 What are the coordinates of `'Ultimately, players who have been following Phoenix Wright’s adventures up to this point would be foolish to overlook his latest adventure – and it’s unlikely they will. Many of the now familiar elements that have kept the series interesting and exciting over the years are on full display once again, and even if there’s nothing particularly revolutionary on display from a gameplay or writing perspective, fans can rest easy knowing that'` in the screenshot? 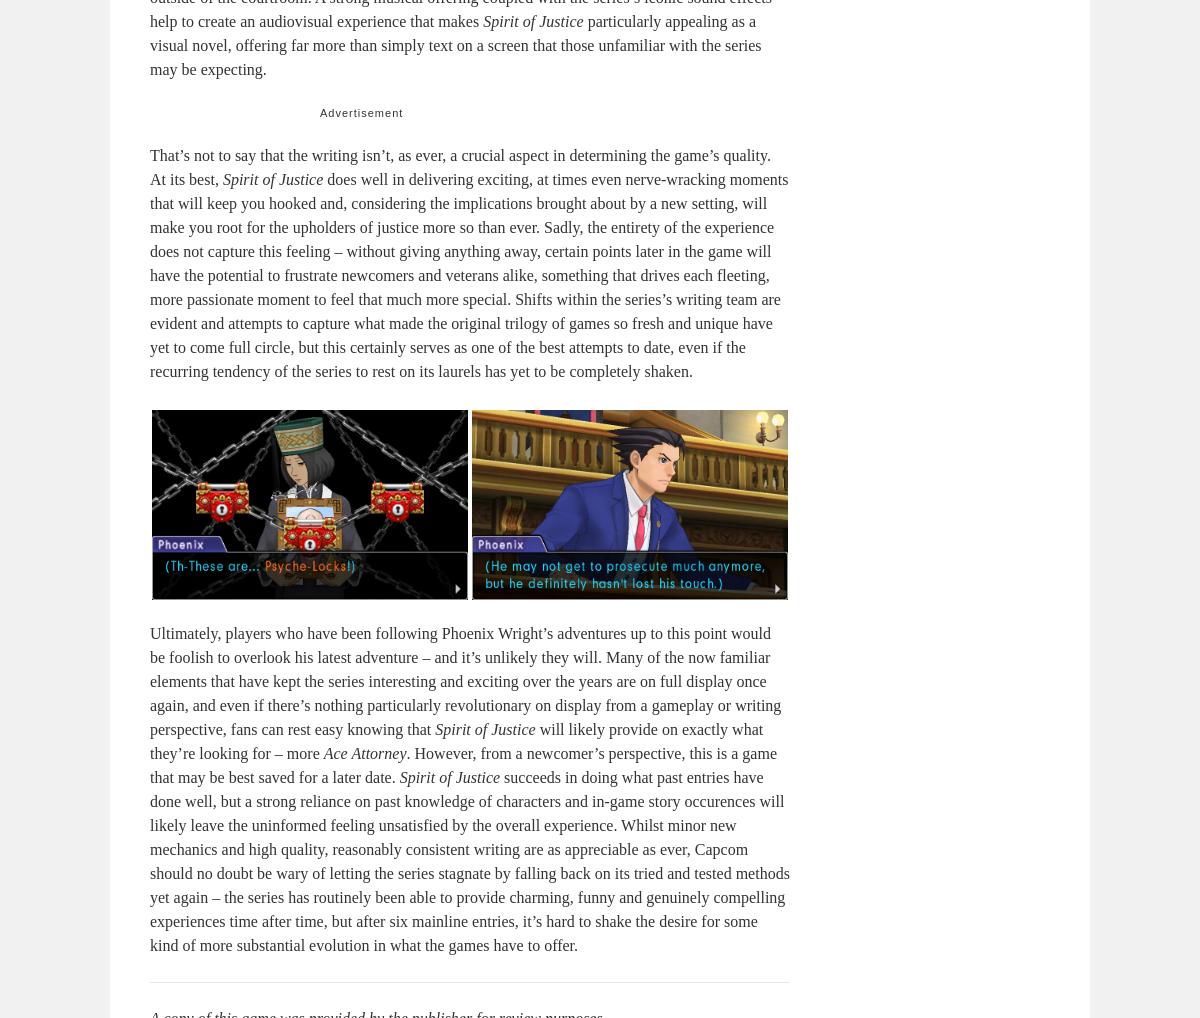 It's located at (464, 681).